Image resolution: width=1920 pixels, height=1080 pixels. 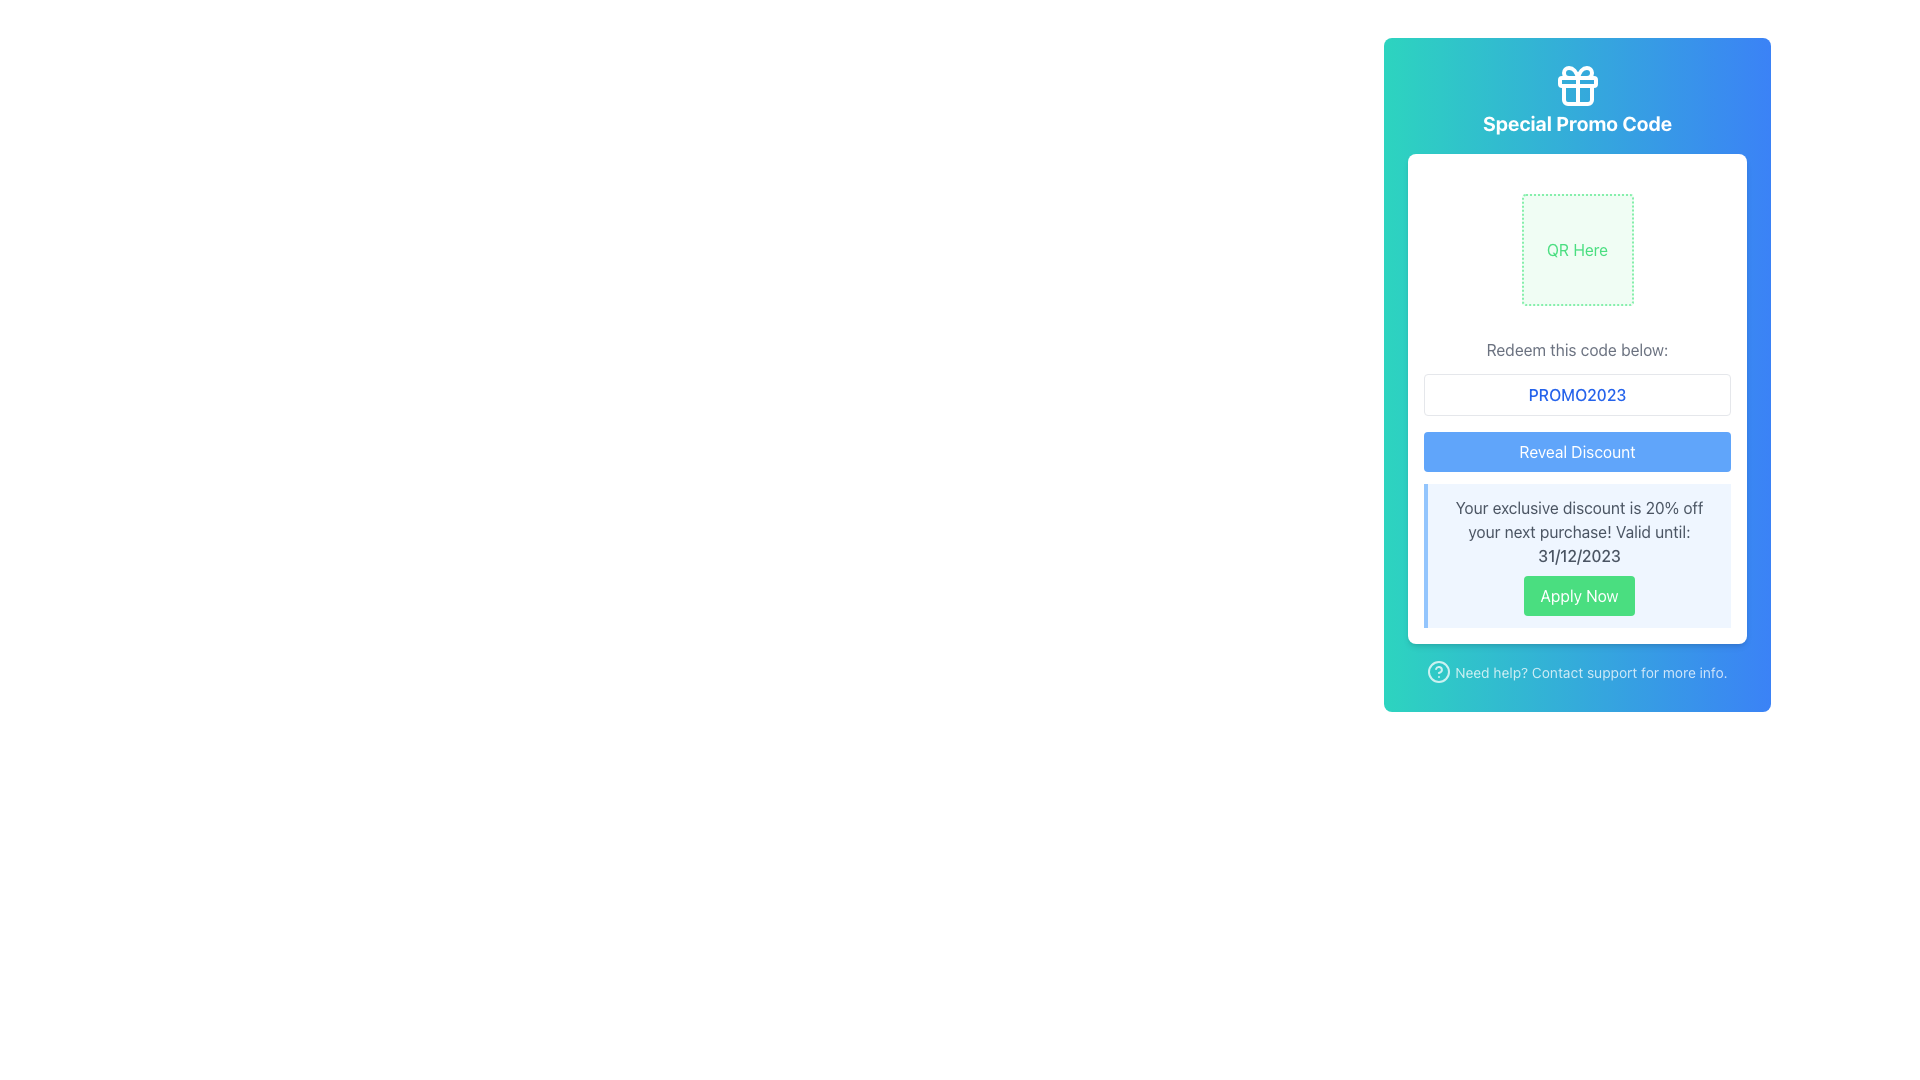 I want to click on the Display text area that shows the promotional code 'PROMO2023', which is styled with a centered blue font on a white background and is located below the prompt 'Redeem this code below:' and above the button labeled 'Reveal Discount', so click(x=1576, y=394).